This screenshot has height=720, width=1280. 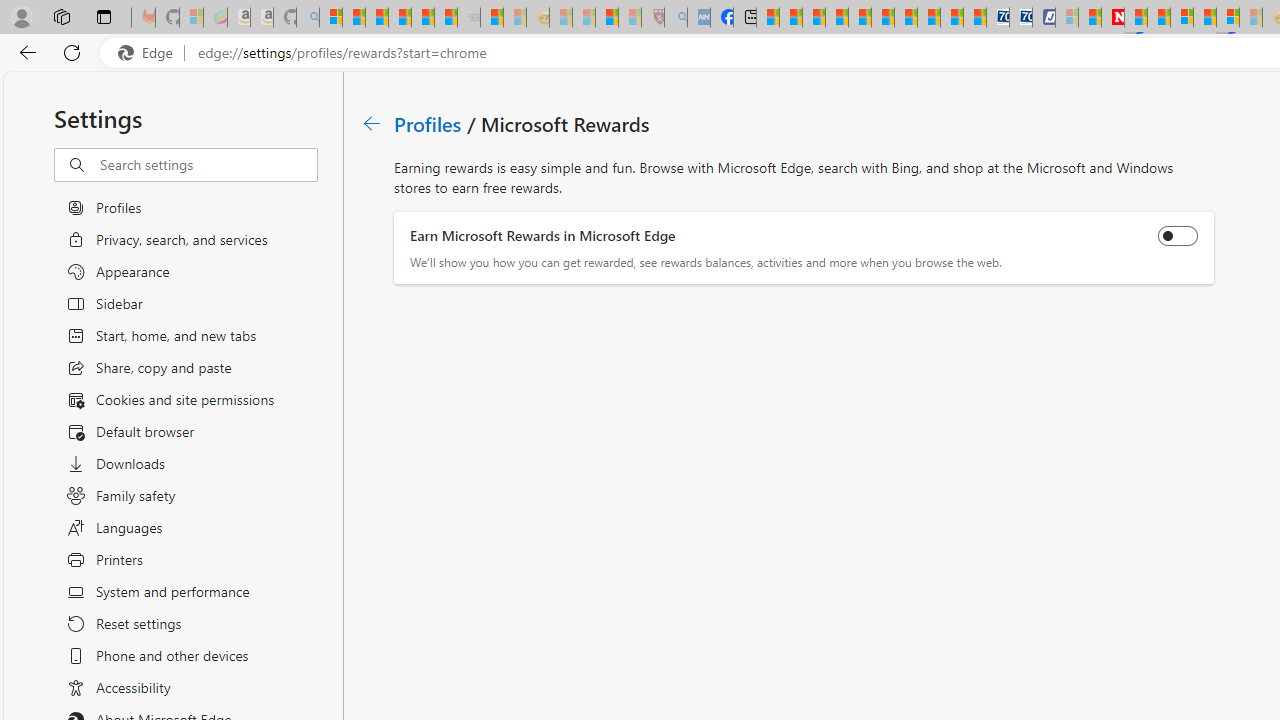 What do you see at coordinates (372, 123) in the screenshot?
I see `'Go back to Profiles page.'` at bounding box center [372, 123].